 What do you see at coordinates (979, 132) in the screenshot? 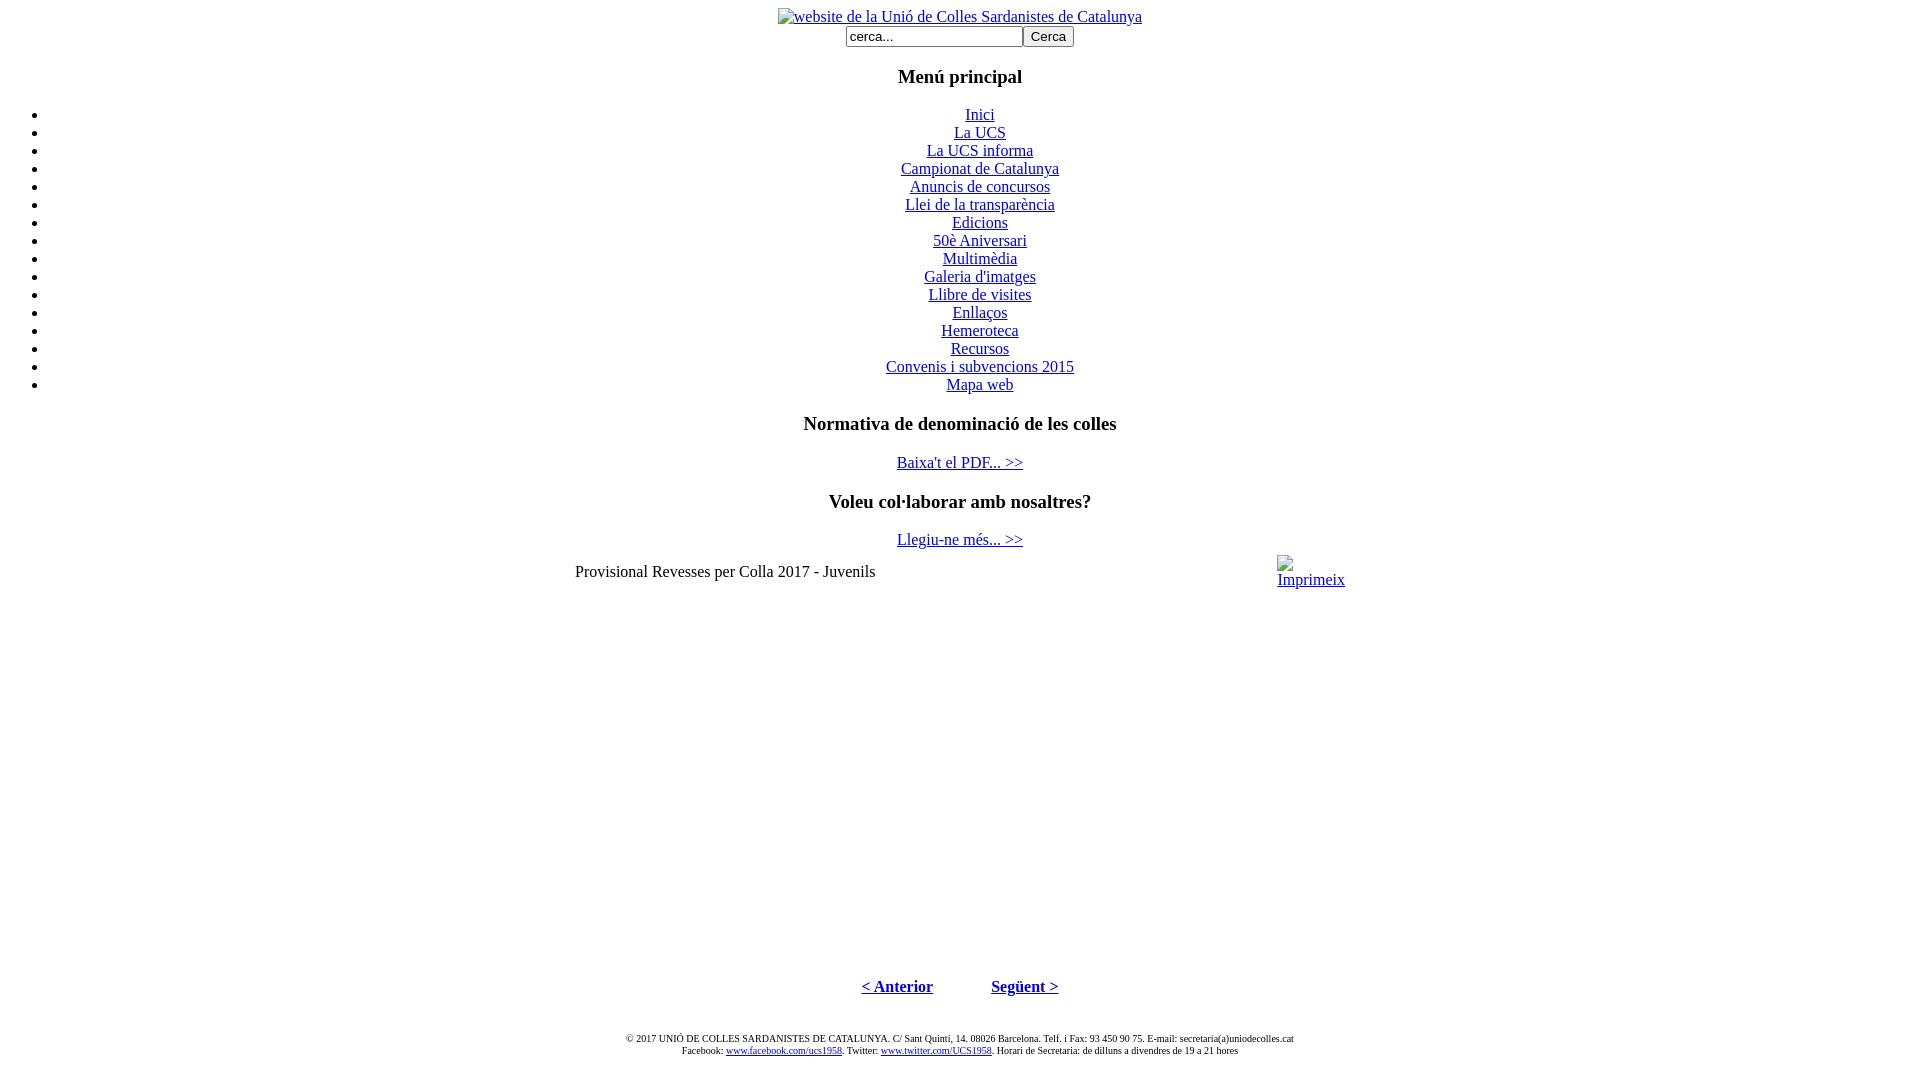
I see `'La UCS'` at bounding box center [979, 132].